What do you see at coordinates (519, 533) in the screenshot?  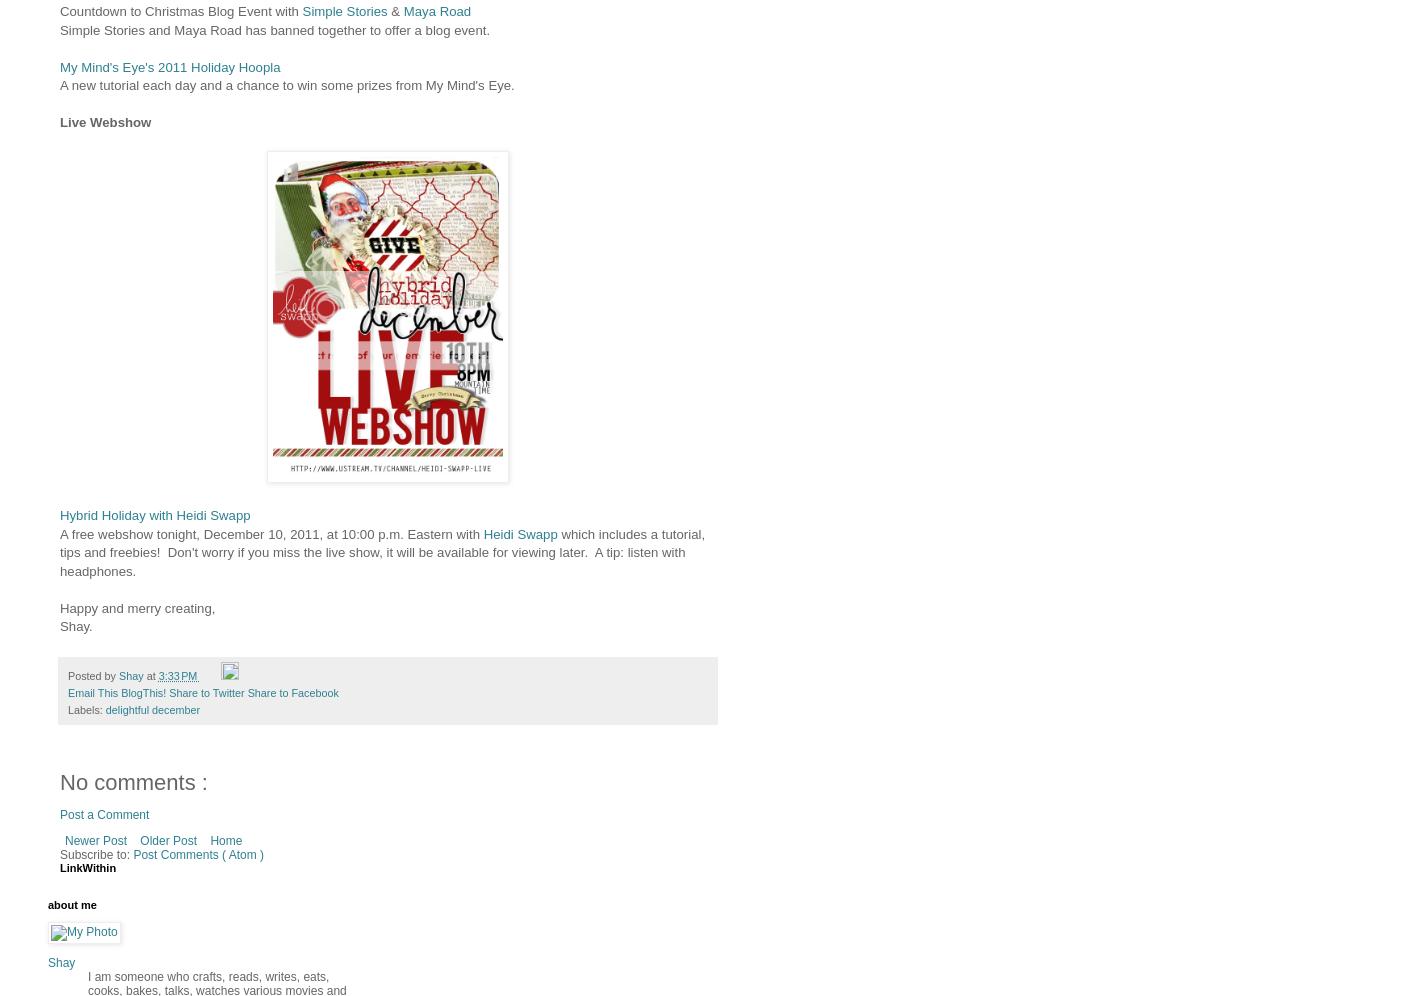 I see `'Heidi Swapp'` at bounding box center [519, 533].